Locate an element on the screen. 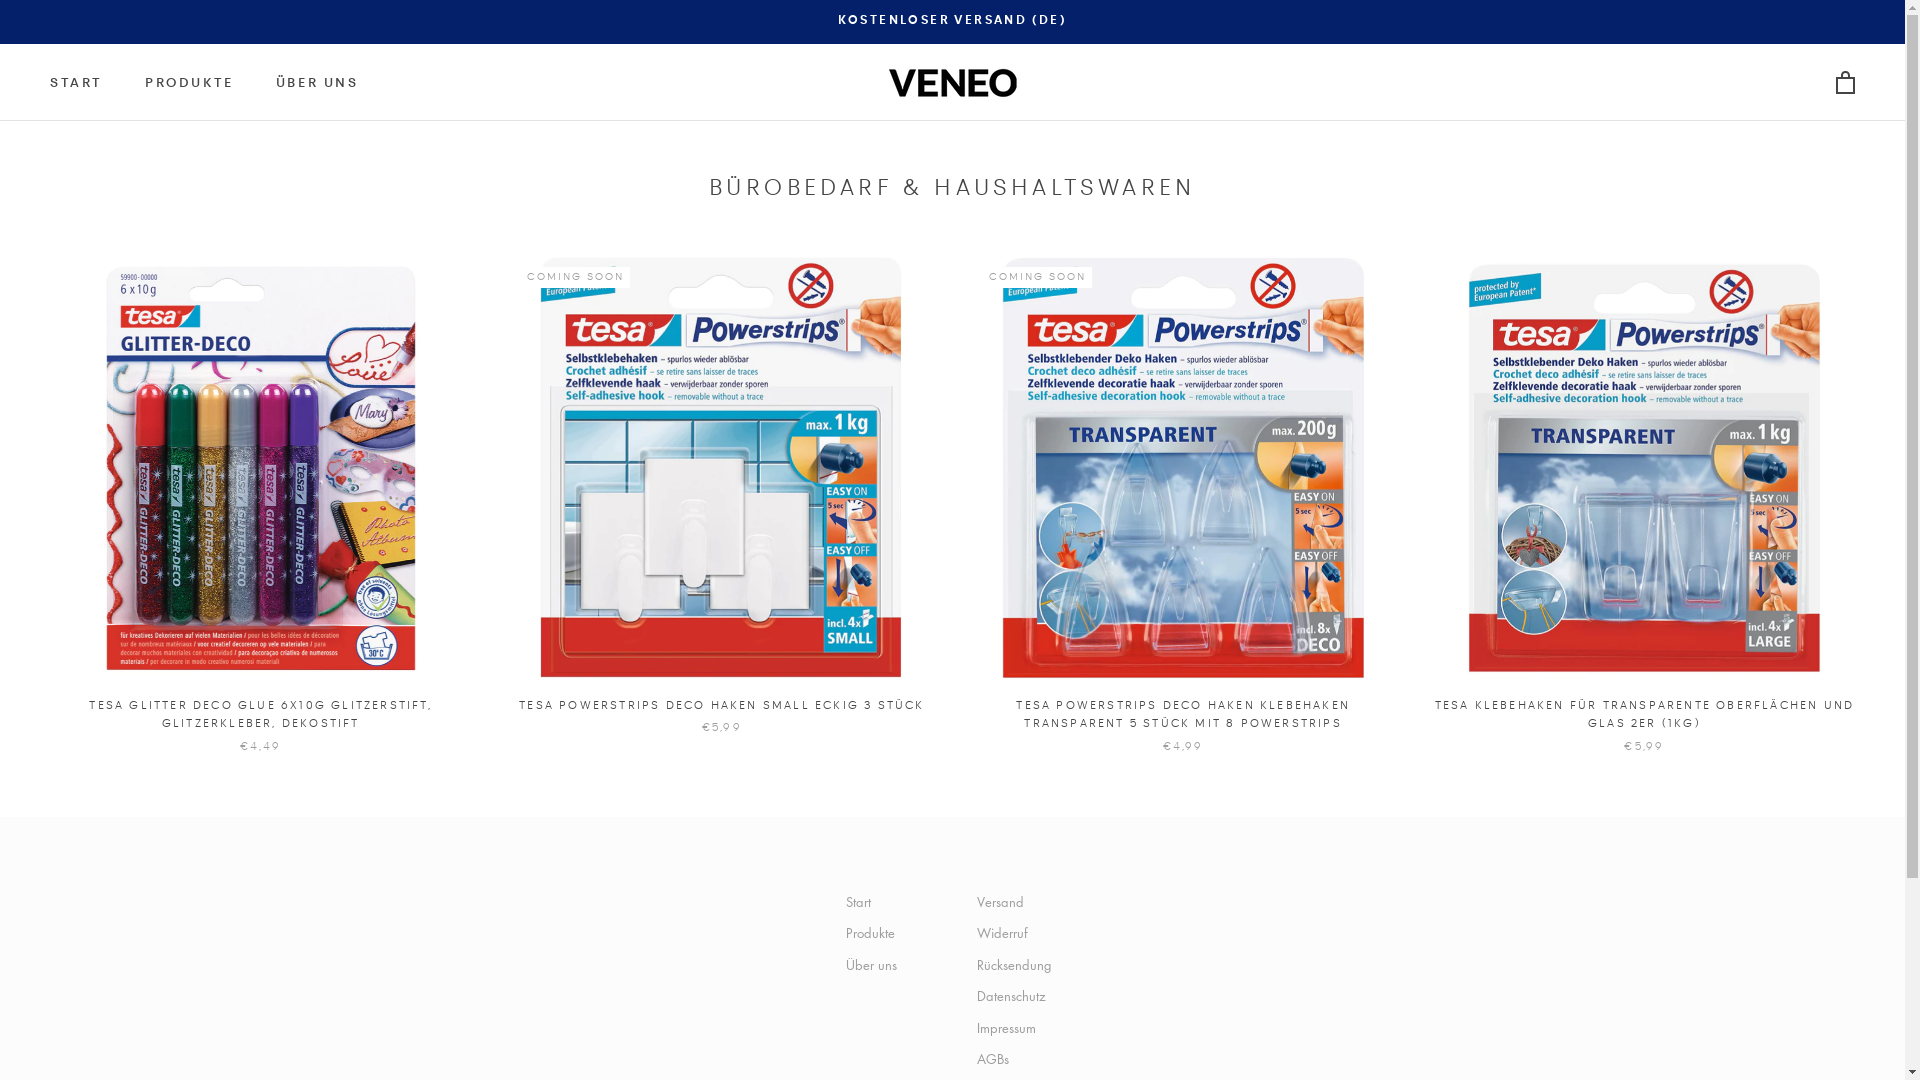  'Start' is located at coordinates (871, 902).